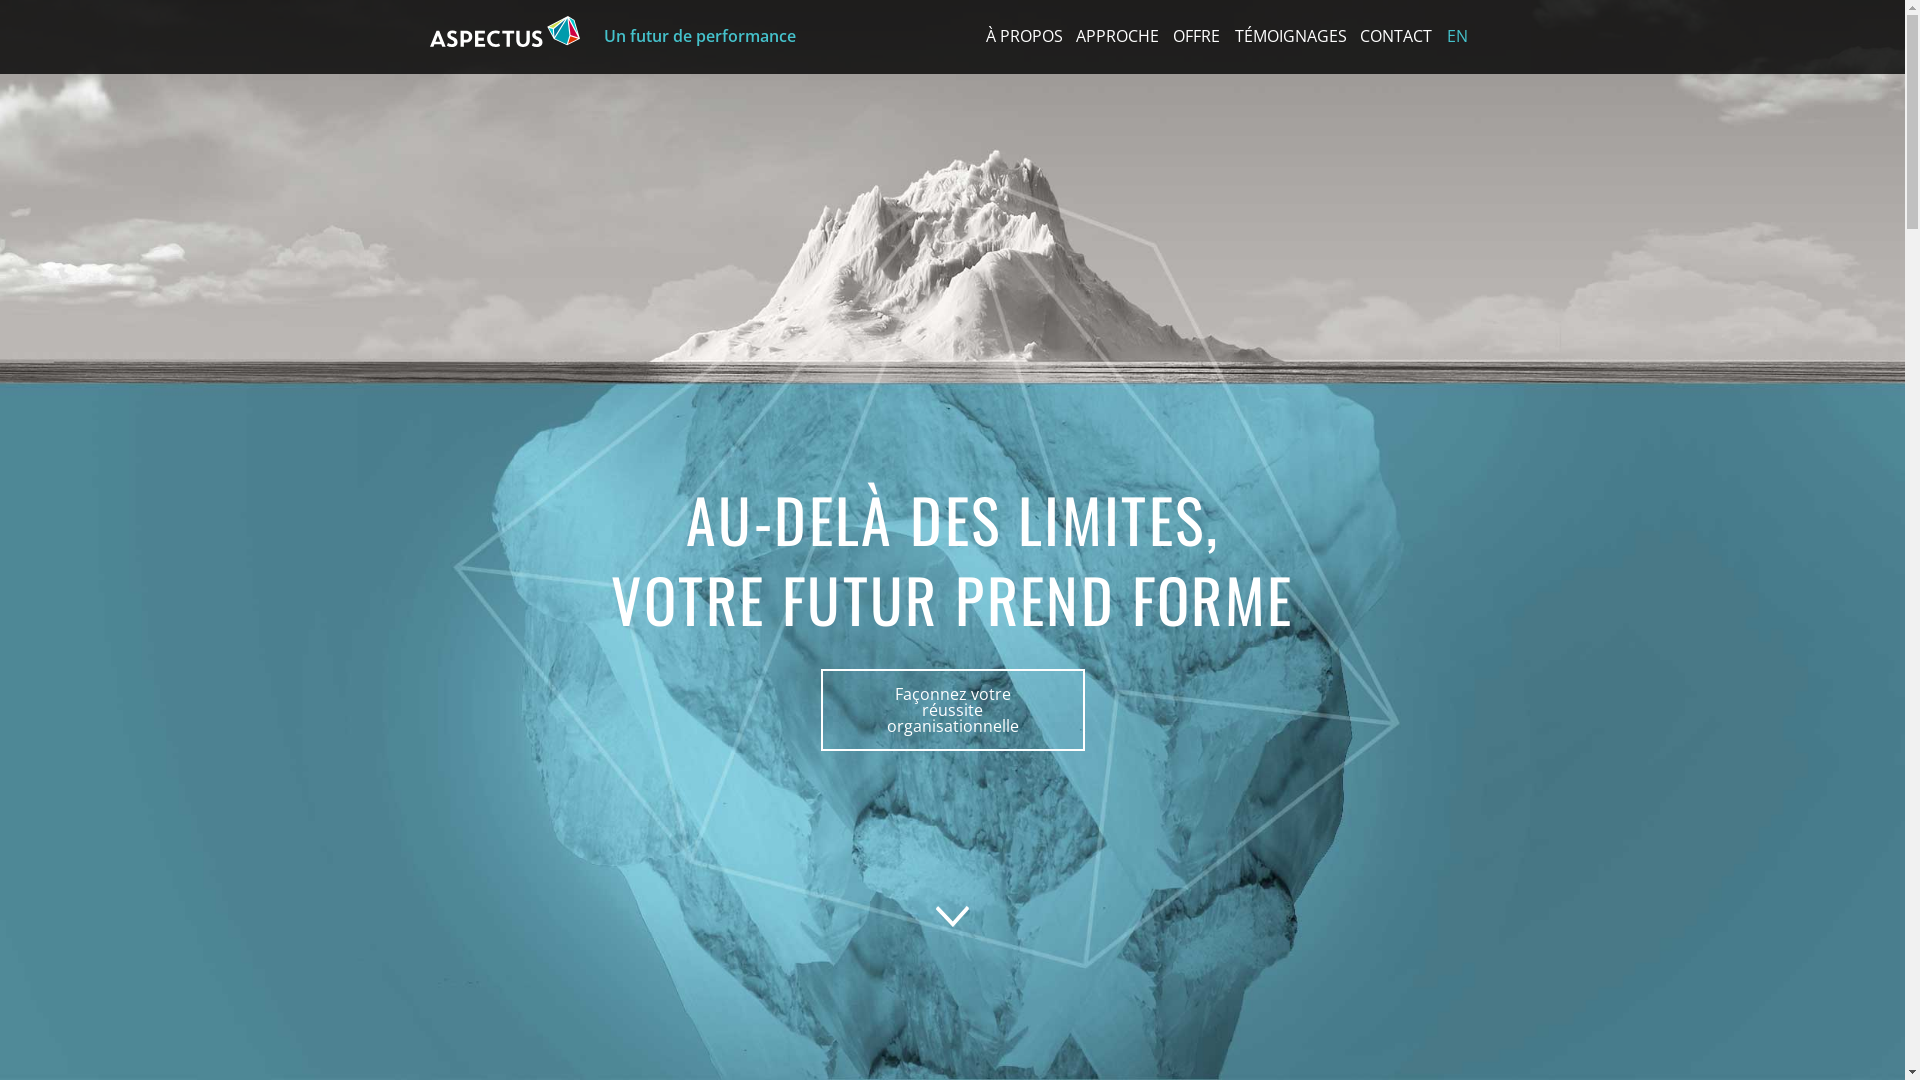  What do you see at coordinates (1393, 35) in the screenshot?
I see `'CONTACT'` at bounding box center [1393, 35].